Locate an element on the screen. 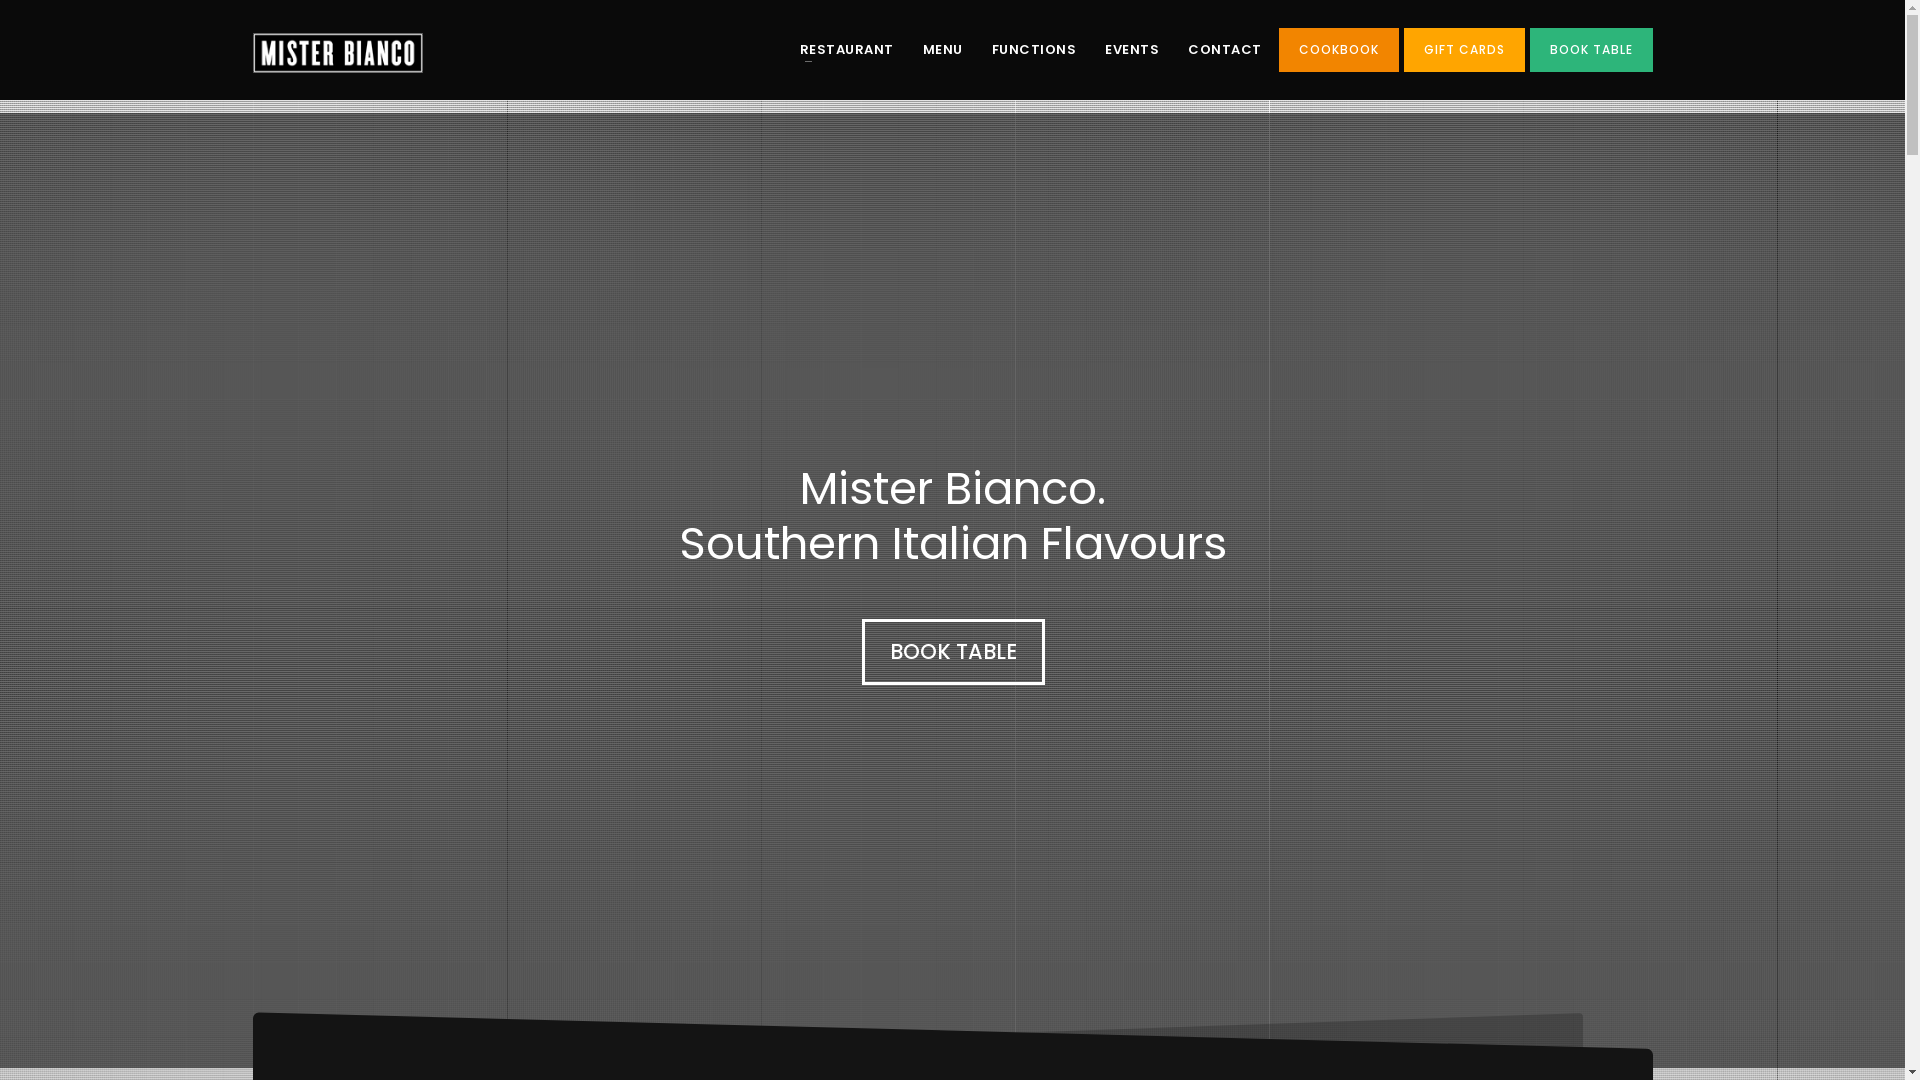 The image size is (1920, 1080). 'BOOK TABLE' is located at coordinates (1590, 49).